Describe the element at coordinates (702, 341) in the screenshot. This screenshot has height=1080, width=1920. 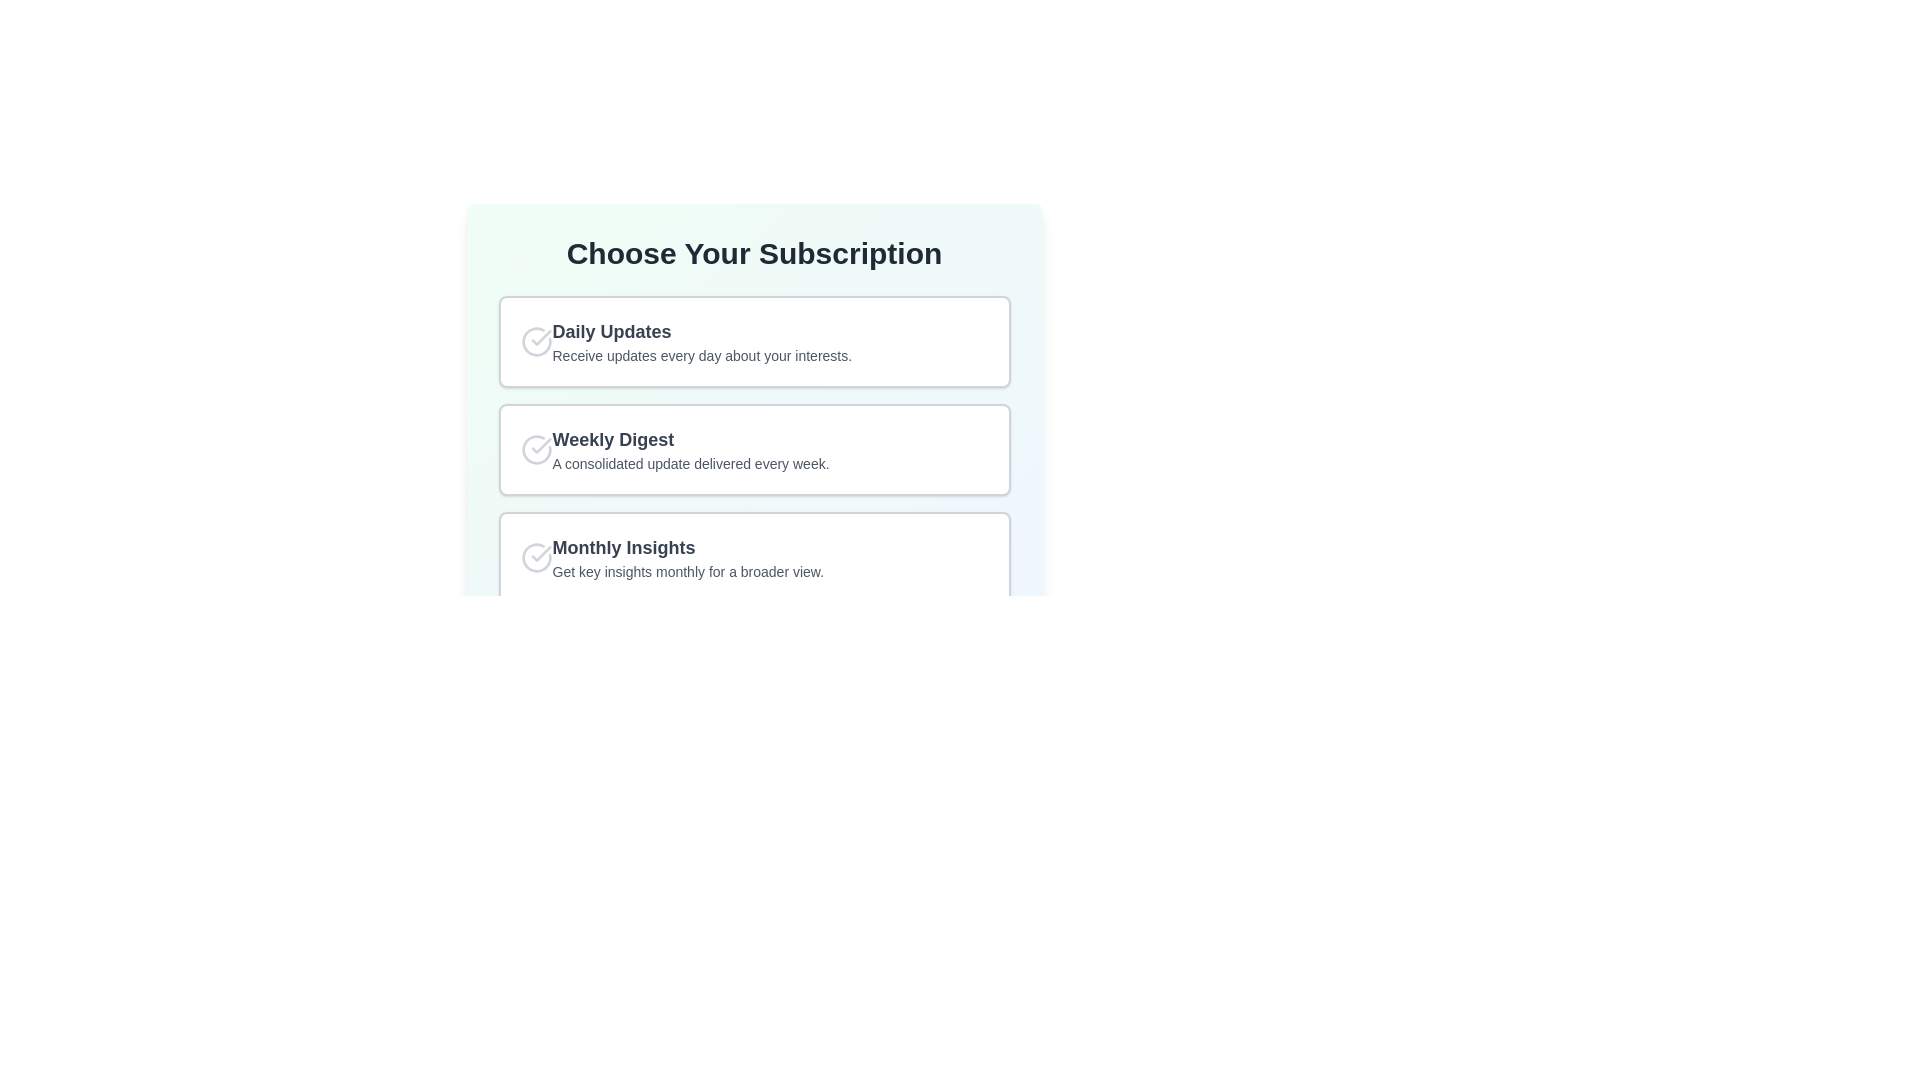
I see `text element titled 'Daily Updates' which provides a description about receiving daily updates on interests` at that location.